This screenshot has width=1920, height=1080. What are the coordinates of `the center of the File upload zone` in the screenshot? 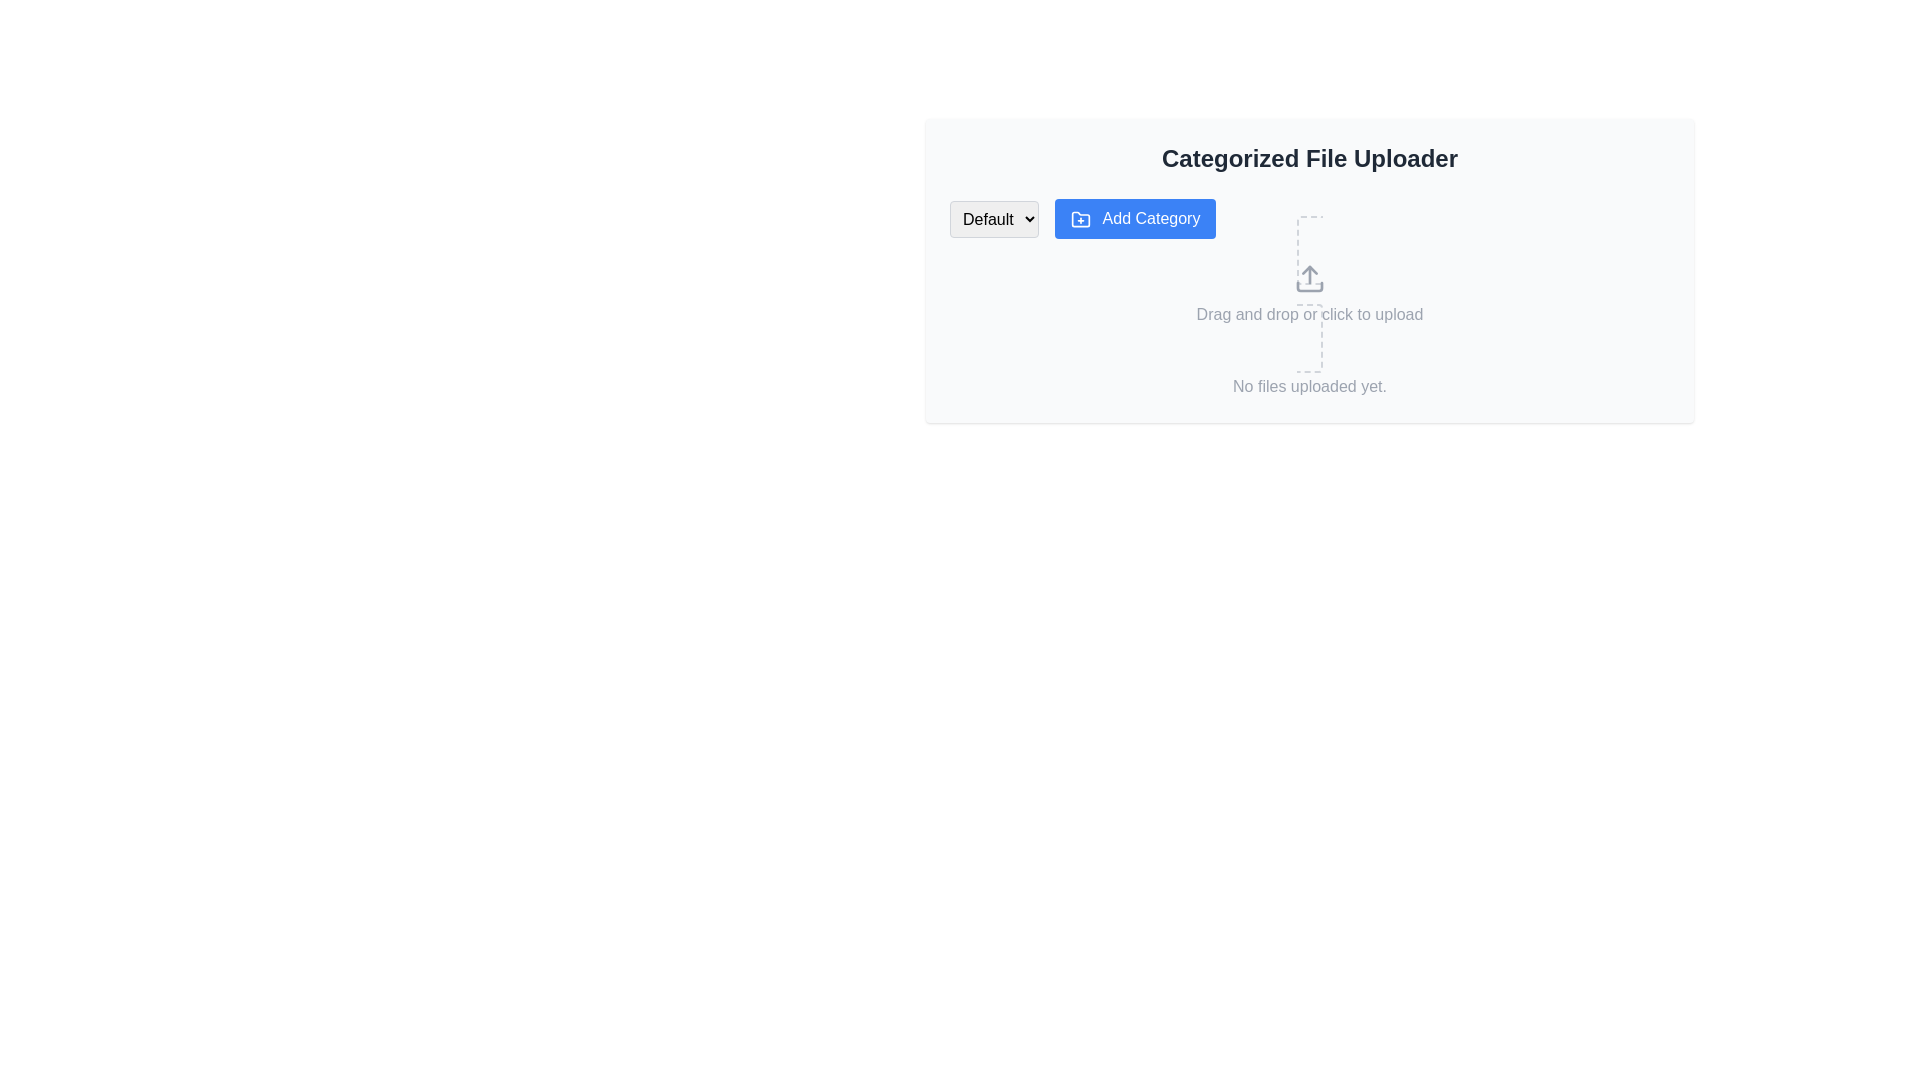 It's located at (1310, 293).